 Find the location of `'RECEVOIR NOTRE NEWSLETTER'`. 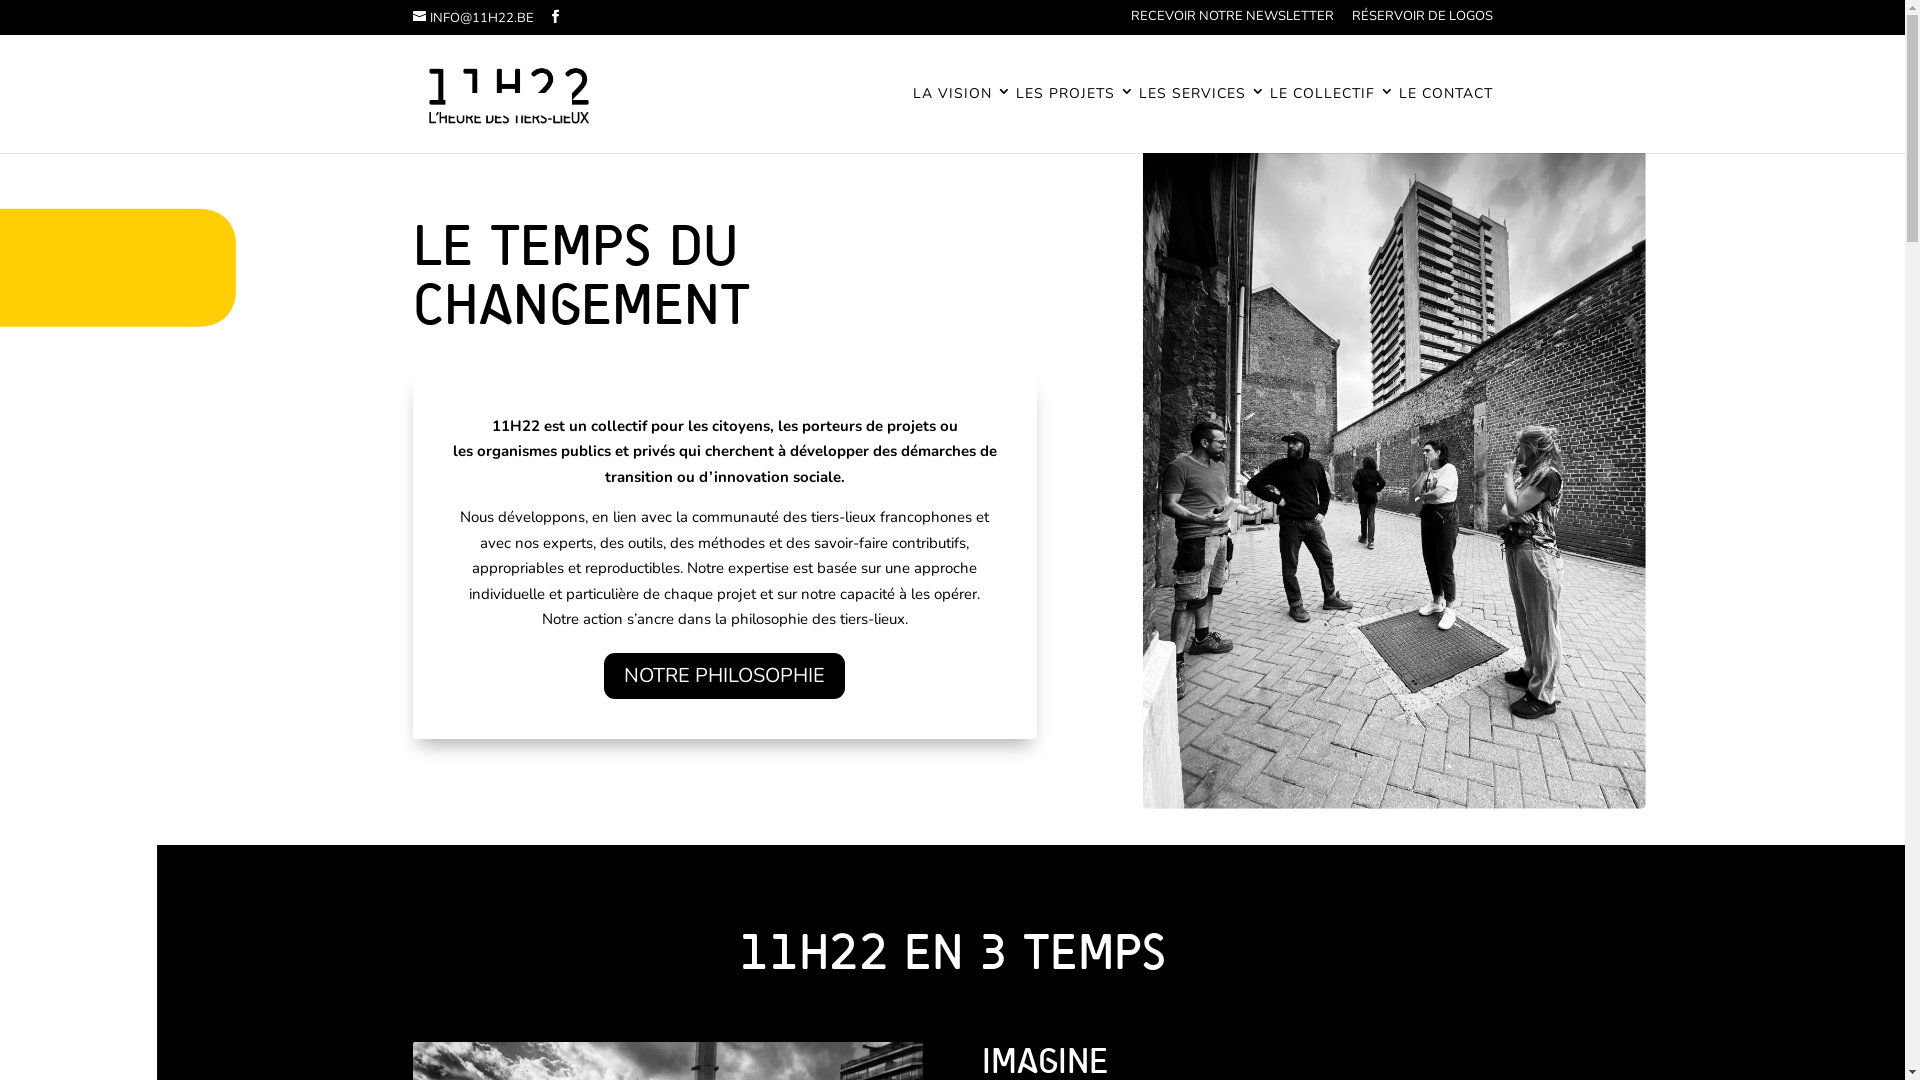

'RECEVOIR NOTRE NEWSLETTER' is located at coordinates (1230, 21).